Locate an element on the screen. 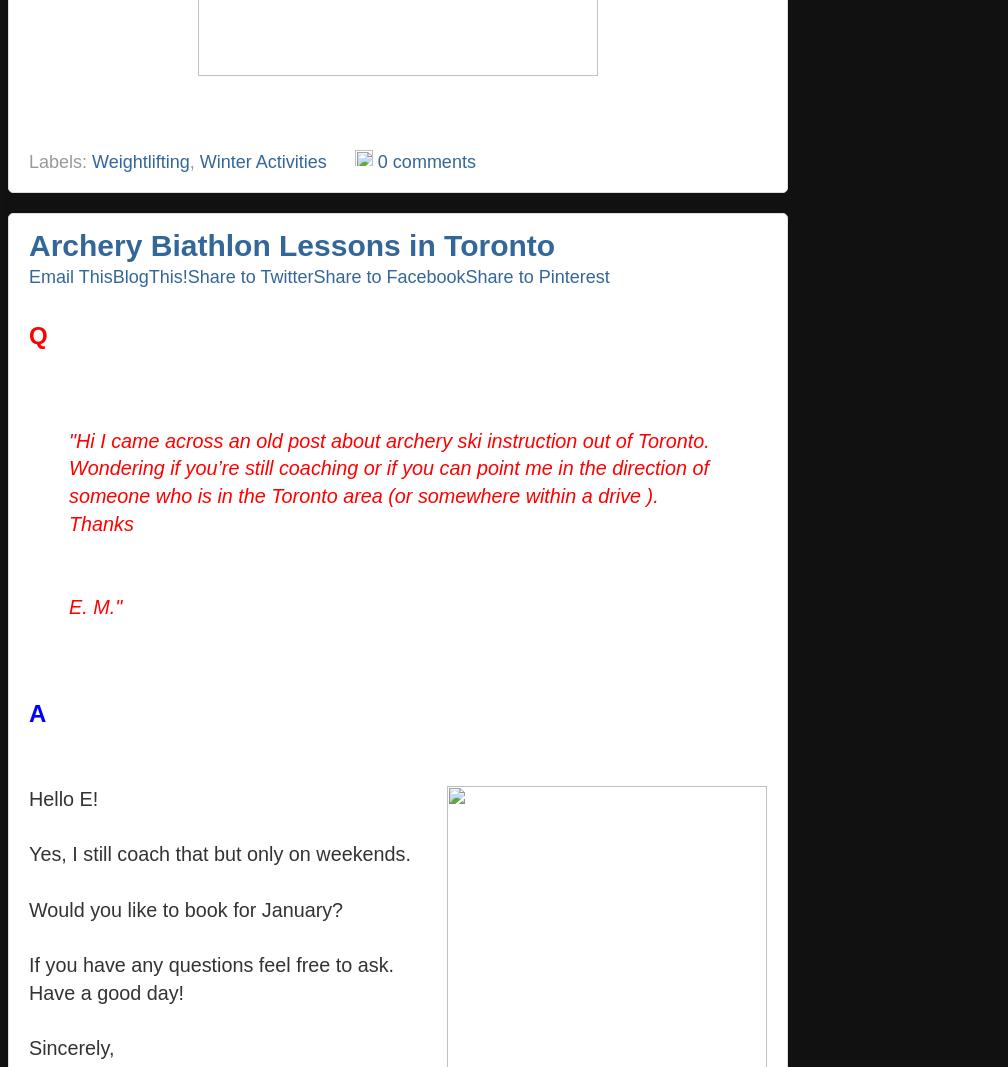  'BlogThis!' is located at coordinates (149, 276).